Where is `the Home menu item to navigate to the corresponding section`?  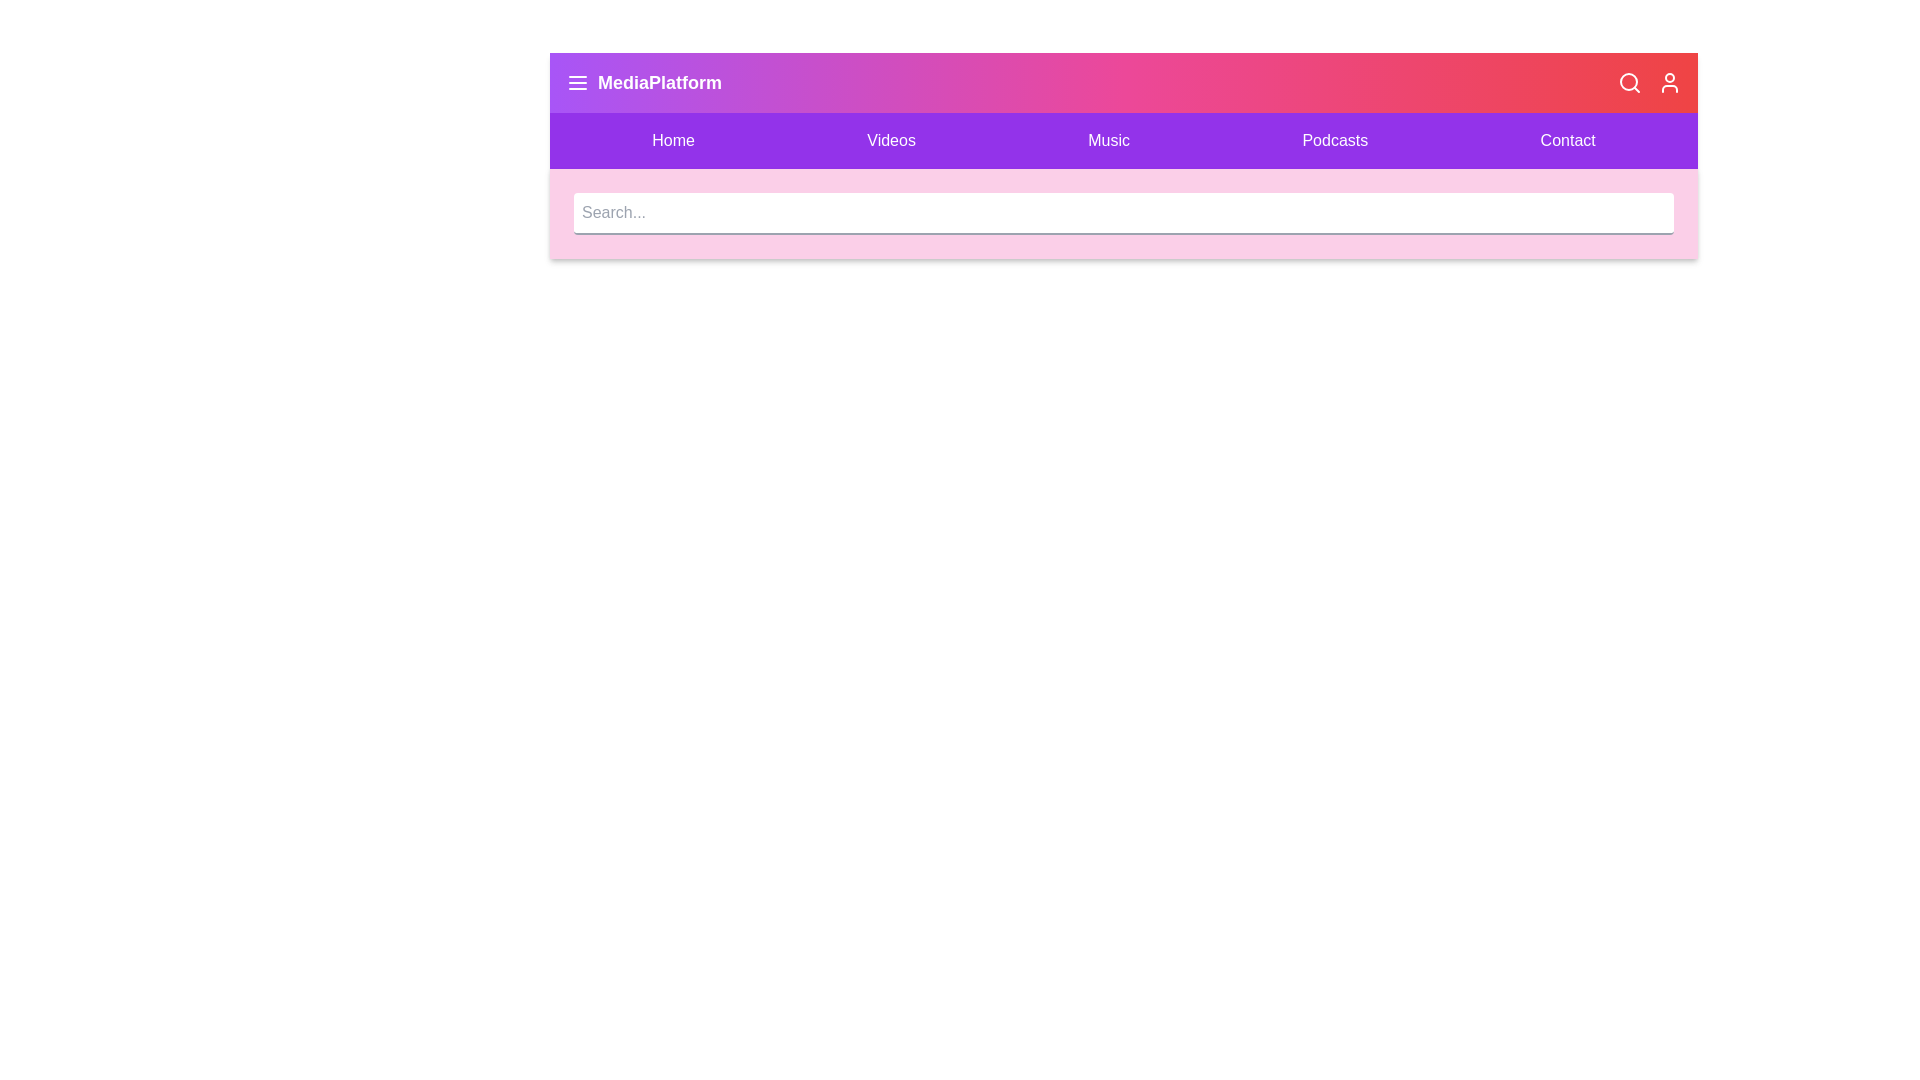 the Home menu item to navigate to the corresponding section is located at coordinates (672, 140).